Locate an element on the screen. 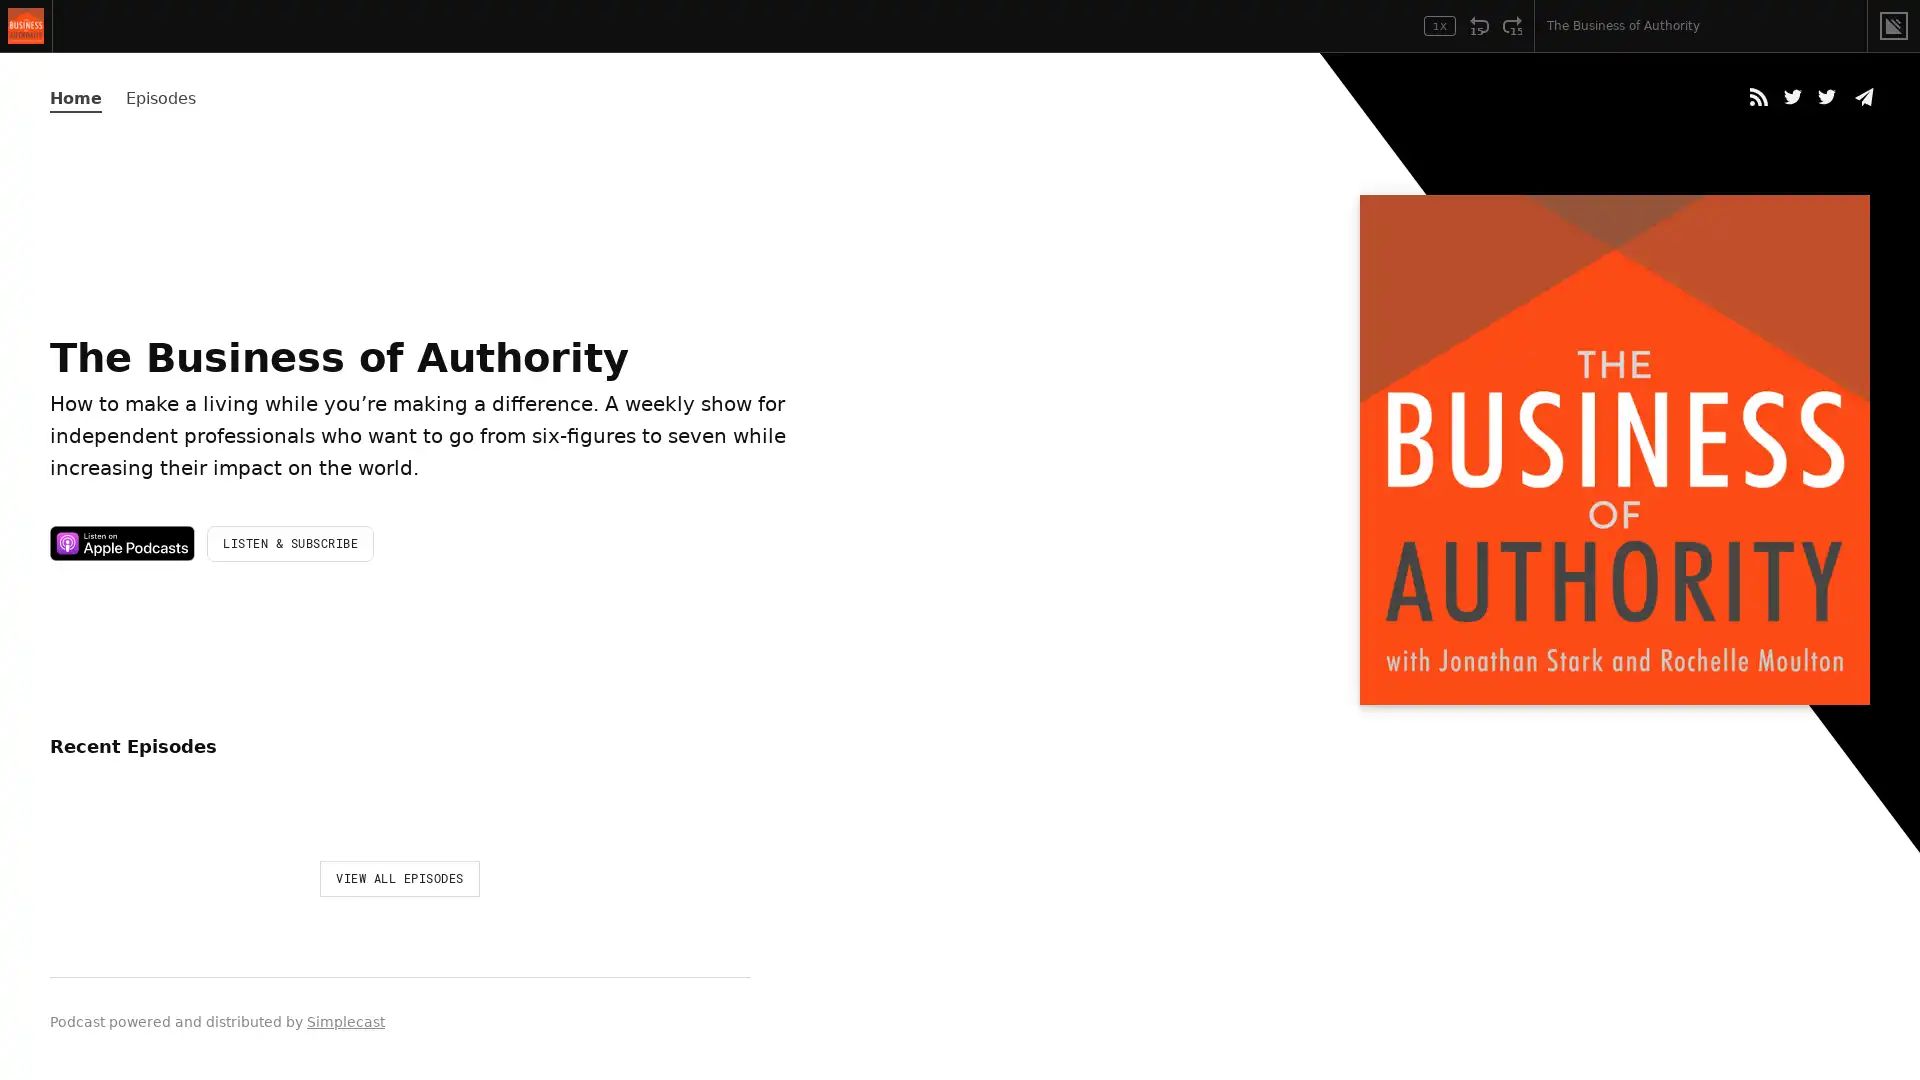  Play is located at coordinates (73, 977).